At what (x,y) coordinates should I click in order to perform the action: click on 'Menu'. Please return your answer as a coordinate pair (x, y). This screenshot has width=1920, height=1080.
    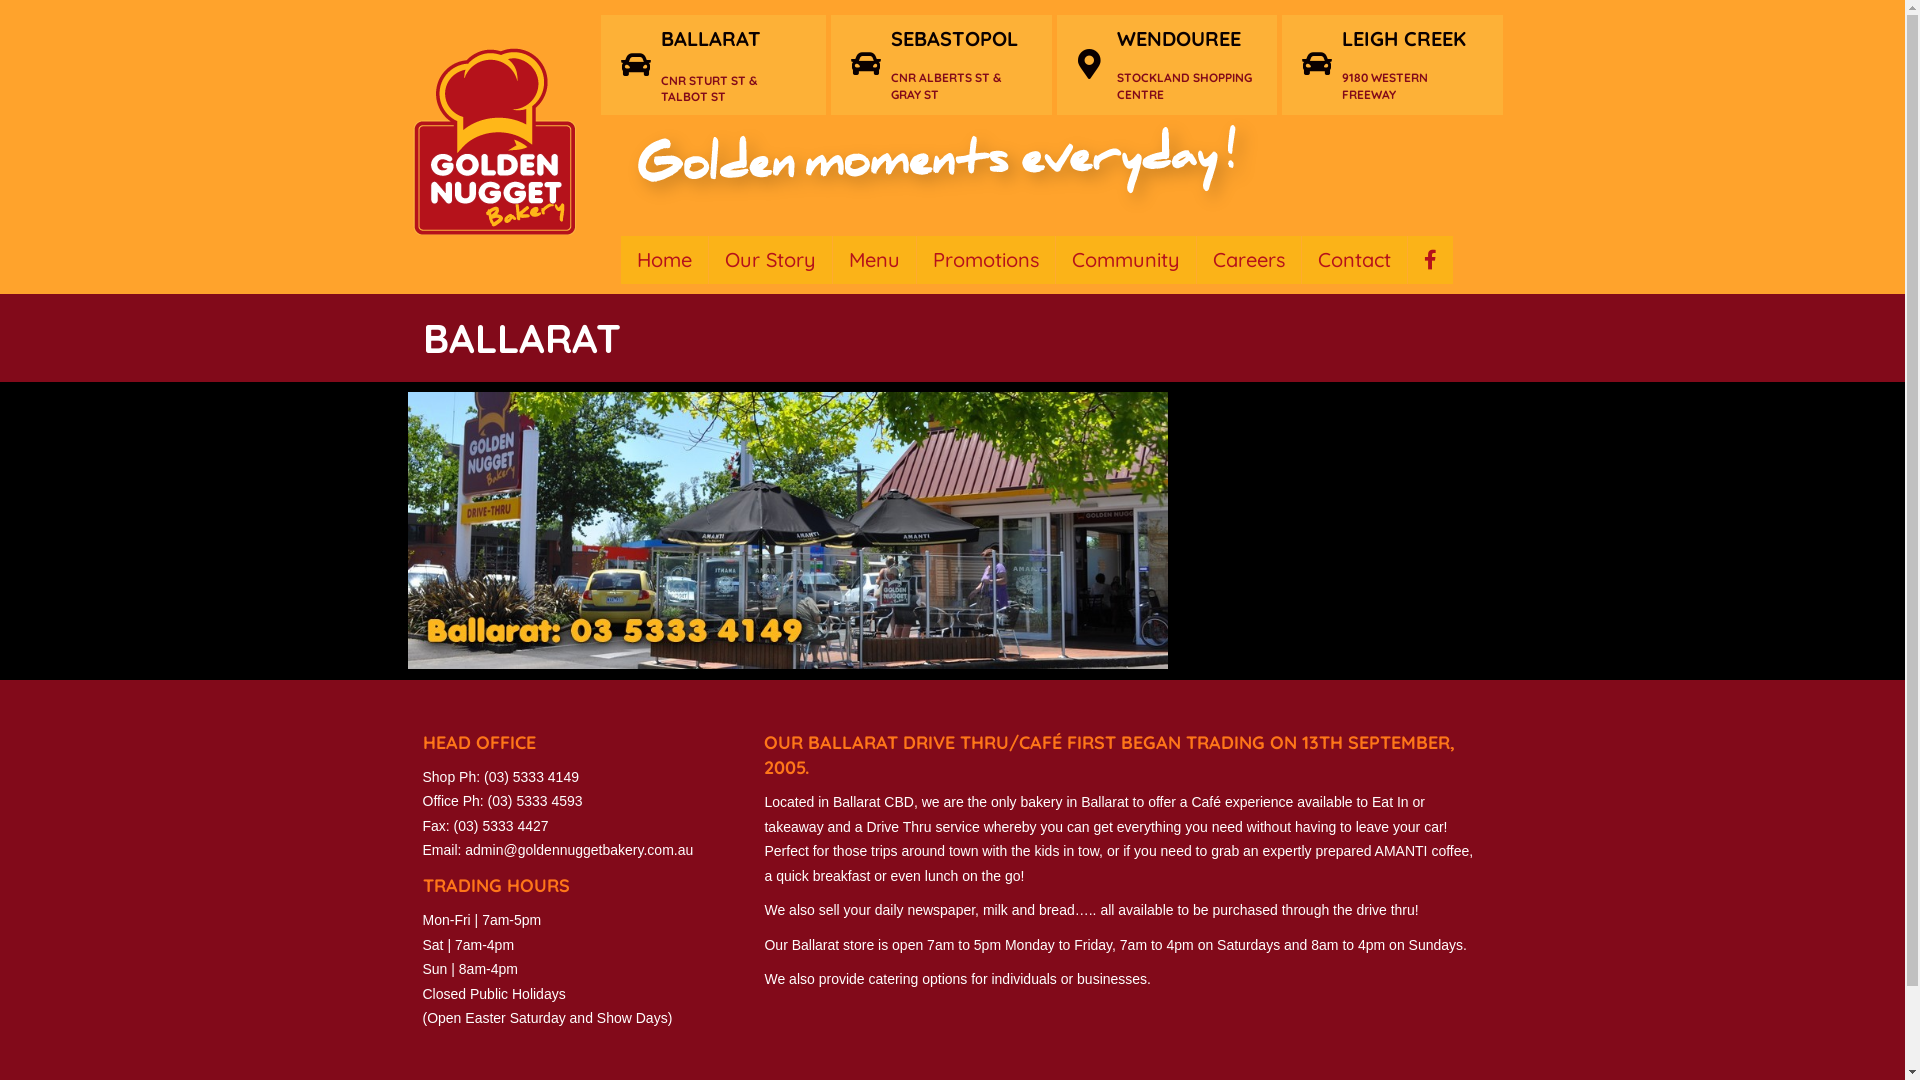
    Looking at the image, I should click on (873, 258).